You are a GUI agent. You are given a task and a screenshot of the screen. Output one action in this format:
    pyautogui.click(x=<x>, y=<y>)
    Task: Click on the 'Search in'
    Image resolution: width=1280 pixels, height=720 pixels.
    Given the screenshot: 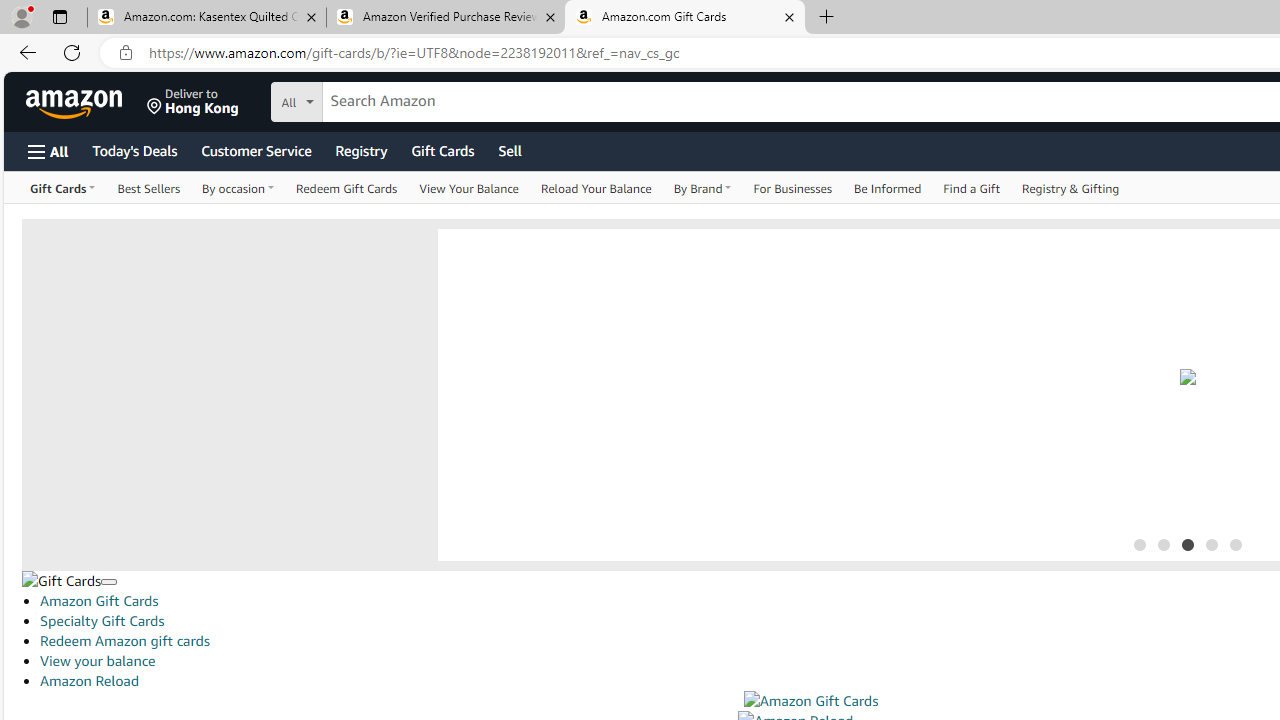 What is the action you would take?
    pyautogui.click(x=371, y=99)
    